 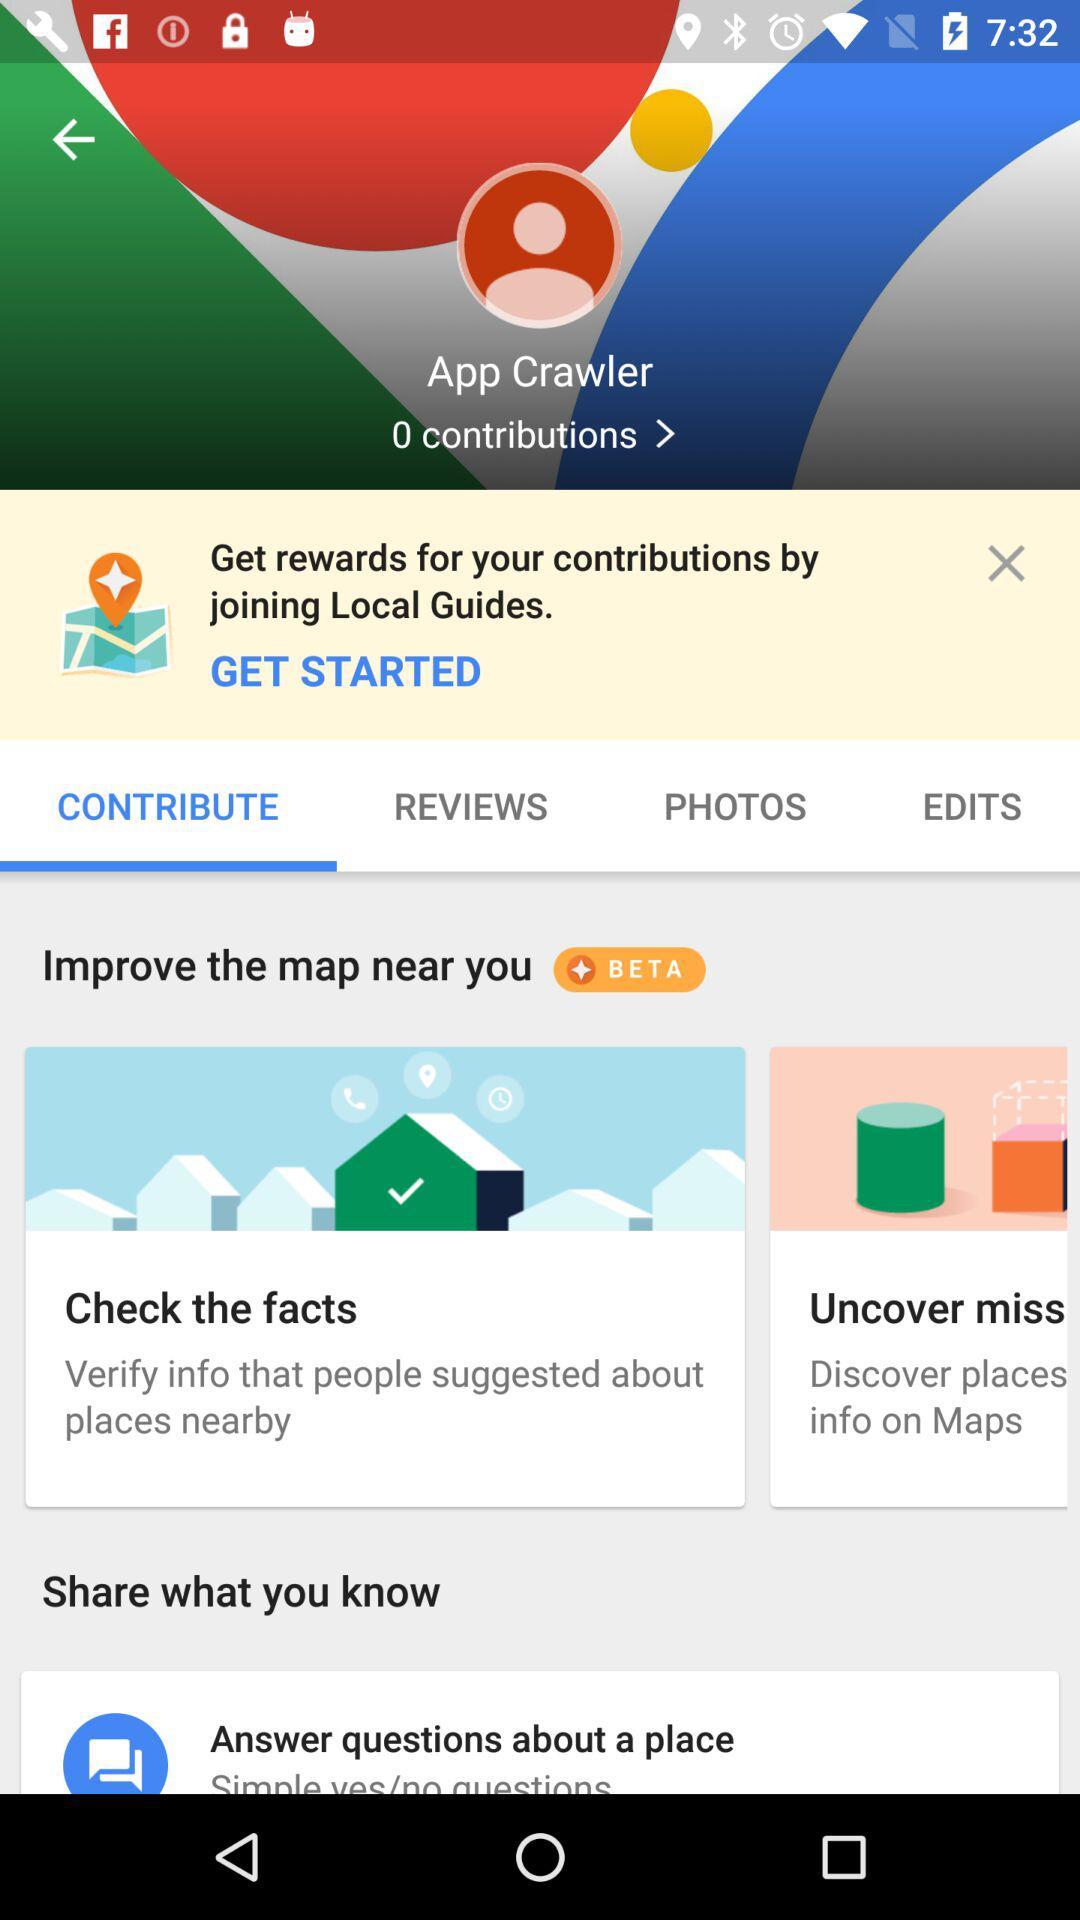 What do you see at coordinates (735, 805) in the screenshot?
I see `the photos item` at bounding box center [735, 805].